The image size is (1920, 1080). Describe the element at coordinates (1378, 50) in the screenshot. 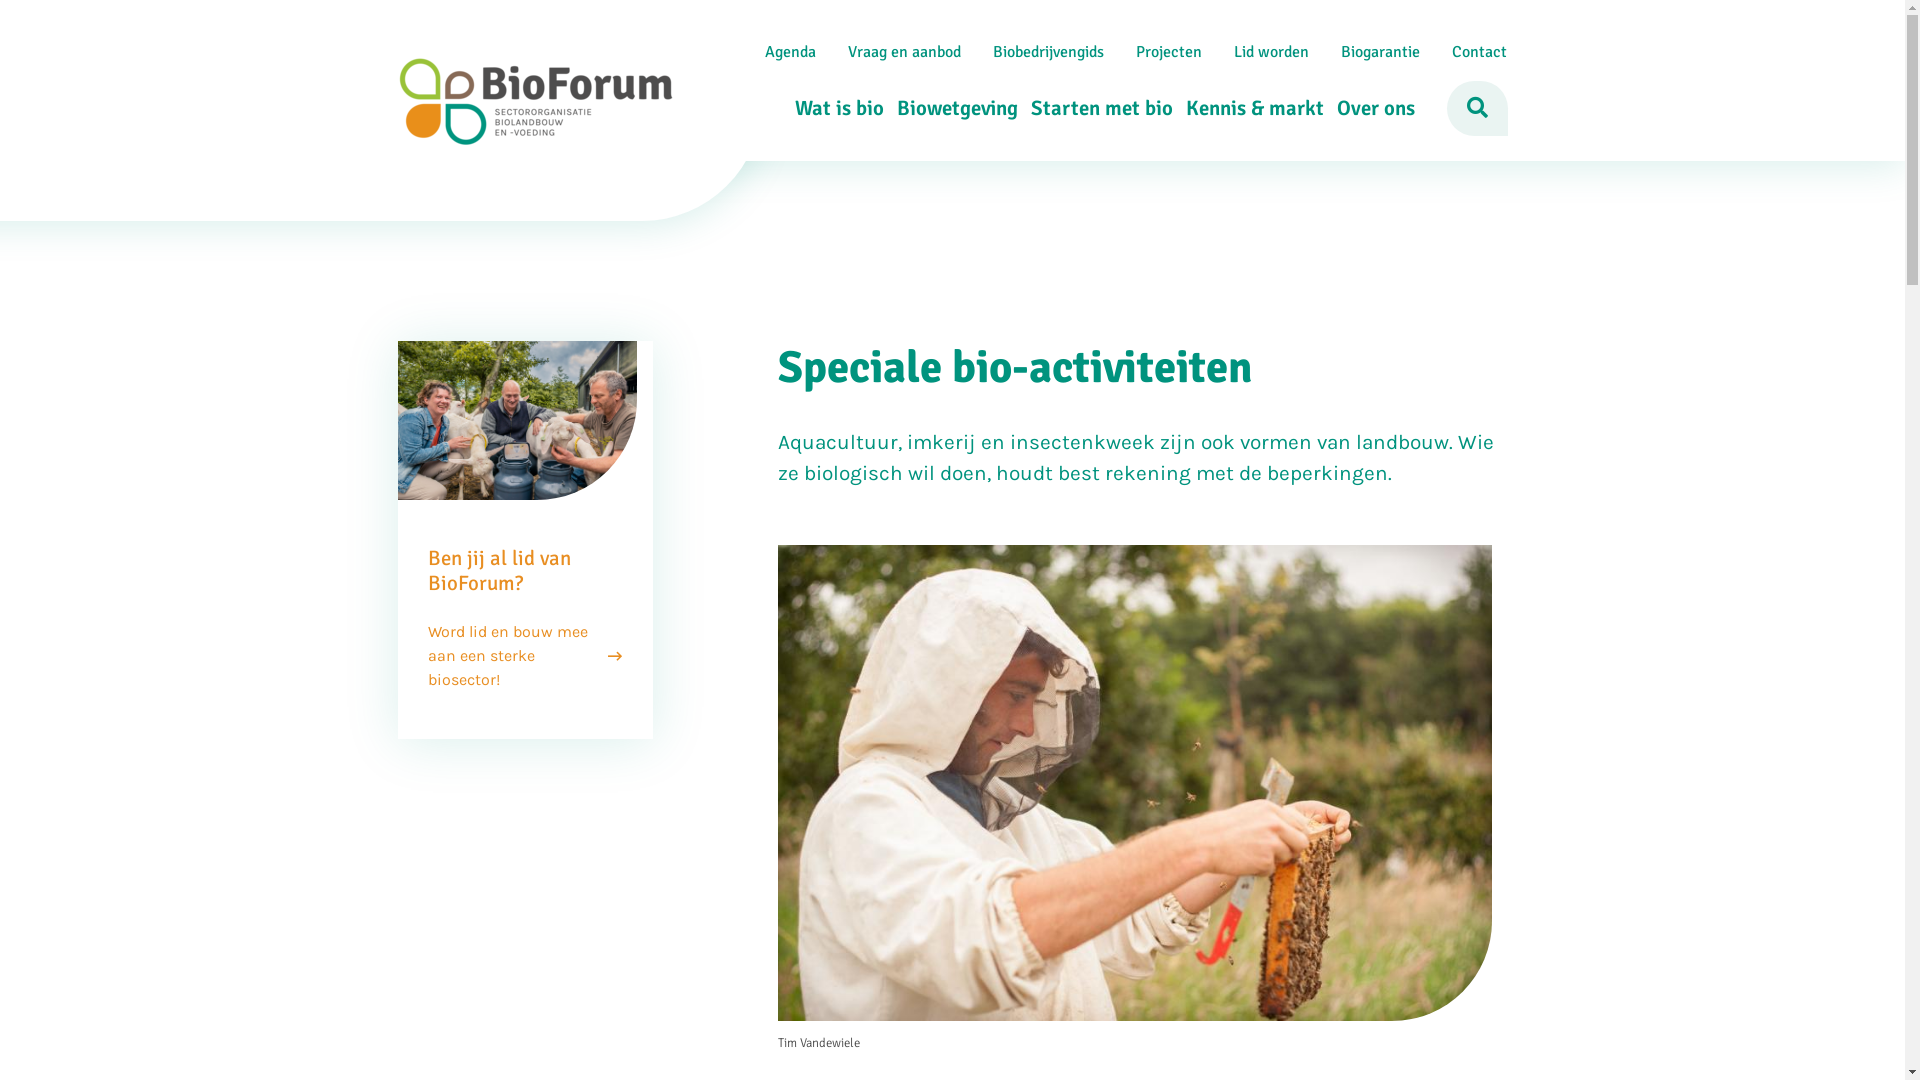

I see `'Biogarantie'` at that location.